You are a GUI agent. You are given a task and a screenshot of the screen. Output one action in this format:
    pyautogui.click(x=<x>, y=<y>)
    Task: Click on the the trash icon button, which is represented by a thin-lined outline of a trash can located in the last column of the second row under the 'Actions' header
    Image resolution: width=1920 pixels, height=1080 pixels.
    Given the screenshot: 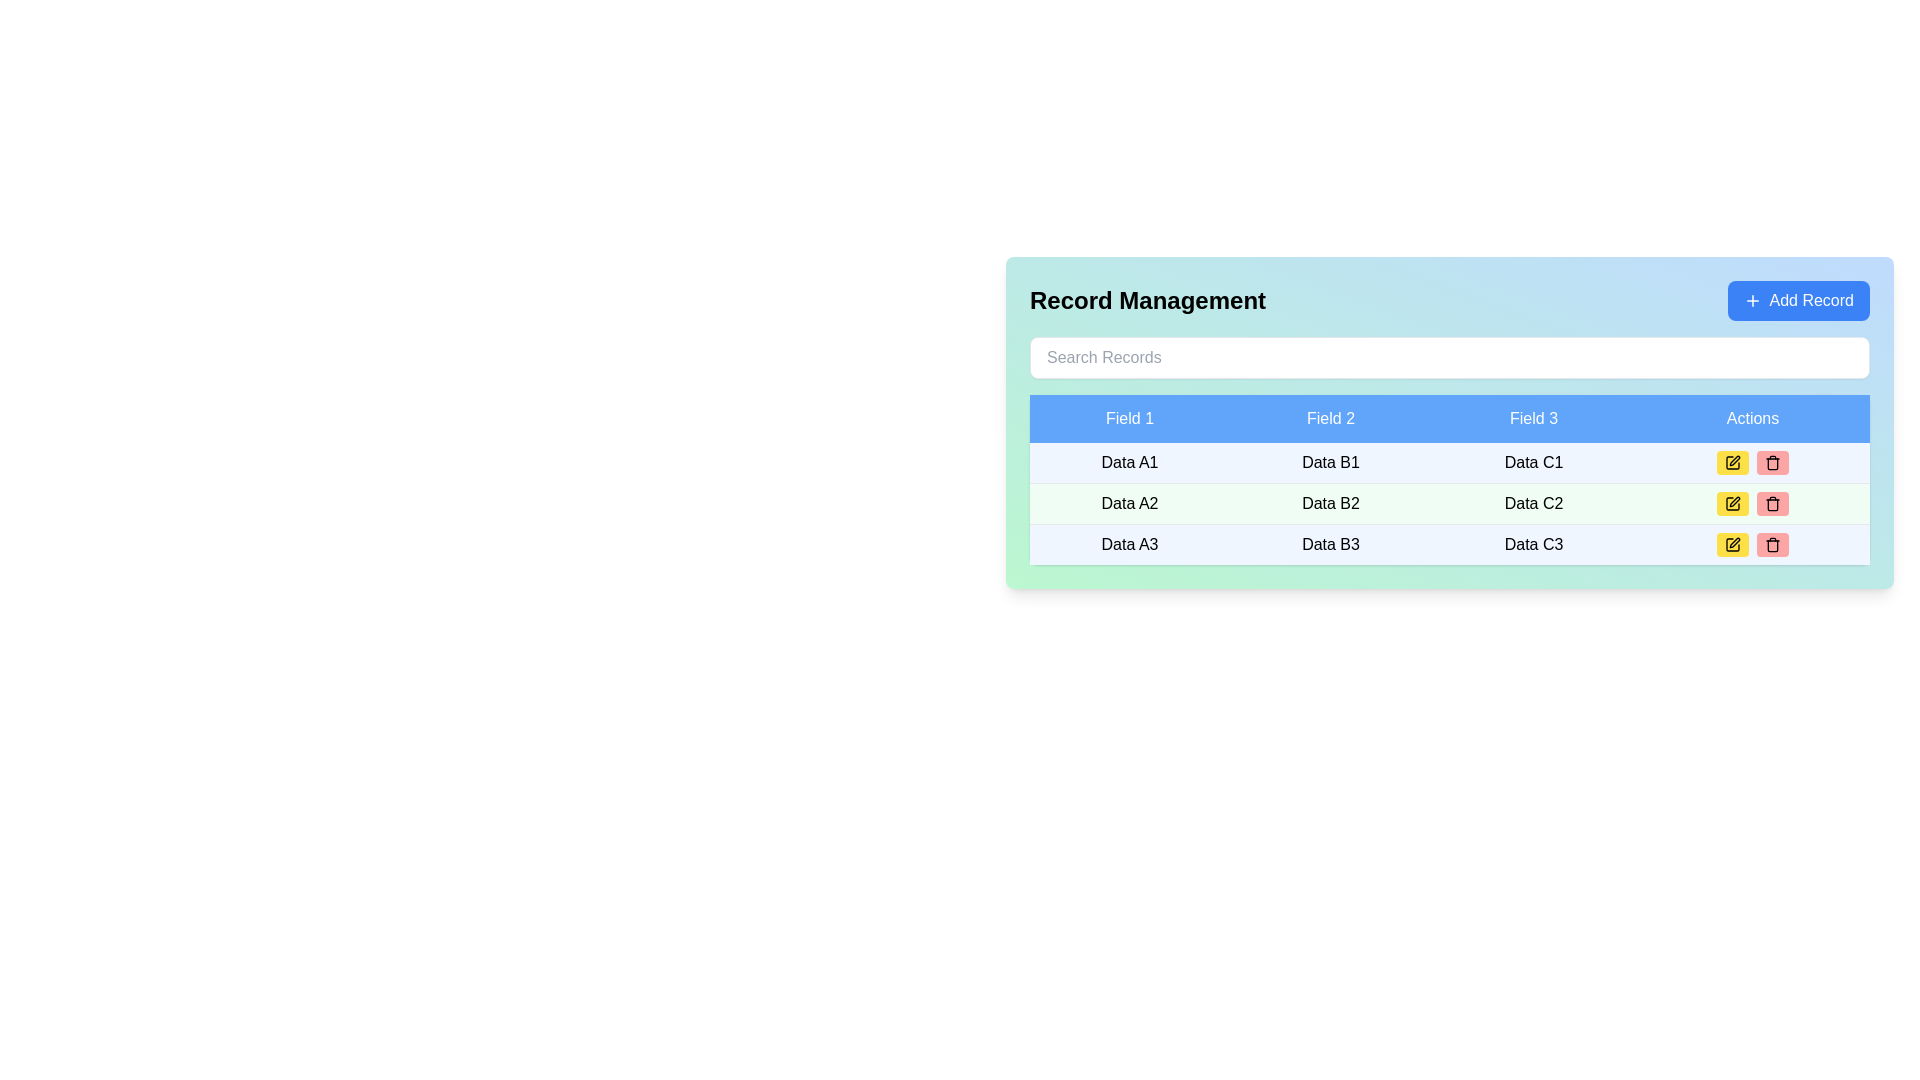 What is the action you would take?
    pyautogui.click(x=1772, y=544)
    